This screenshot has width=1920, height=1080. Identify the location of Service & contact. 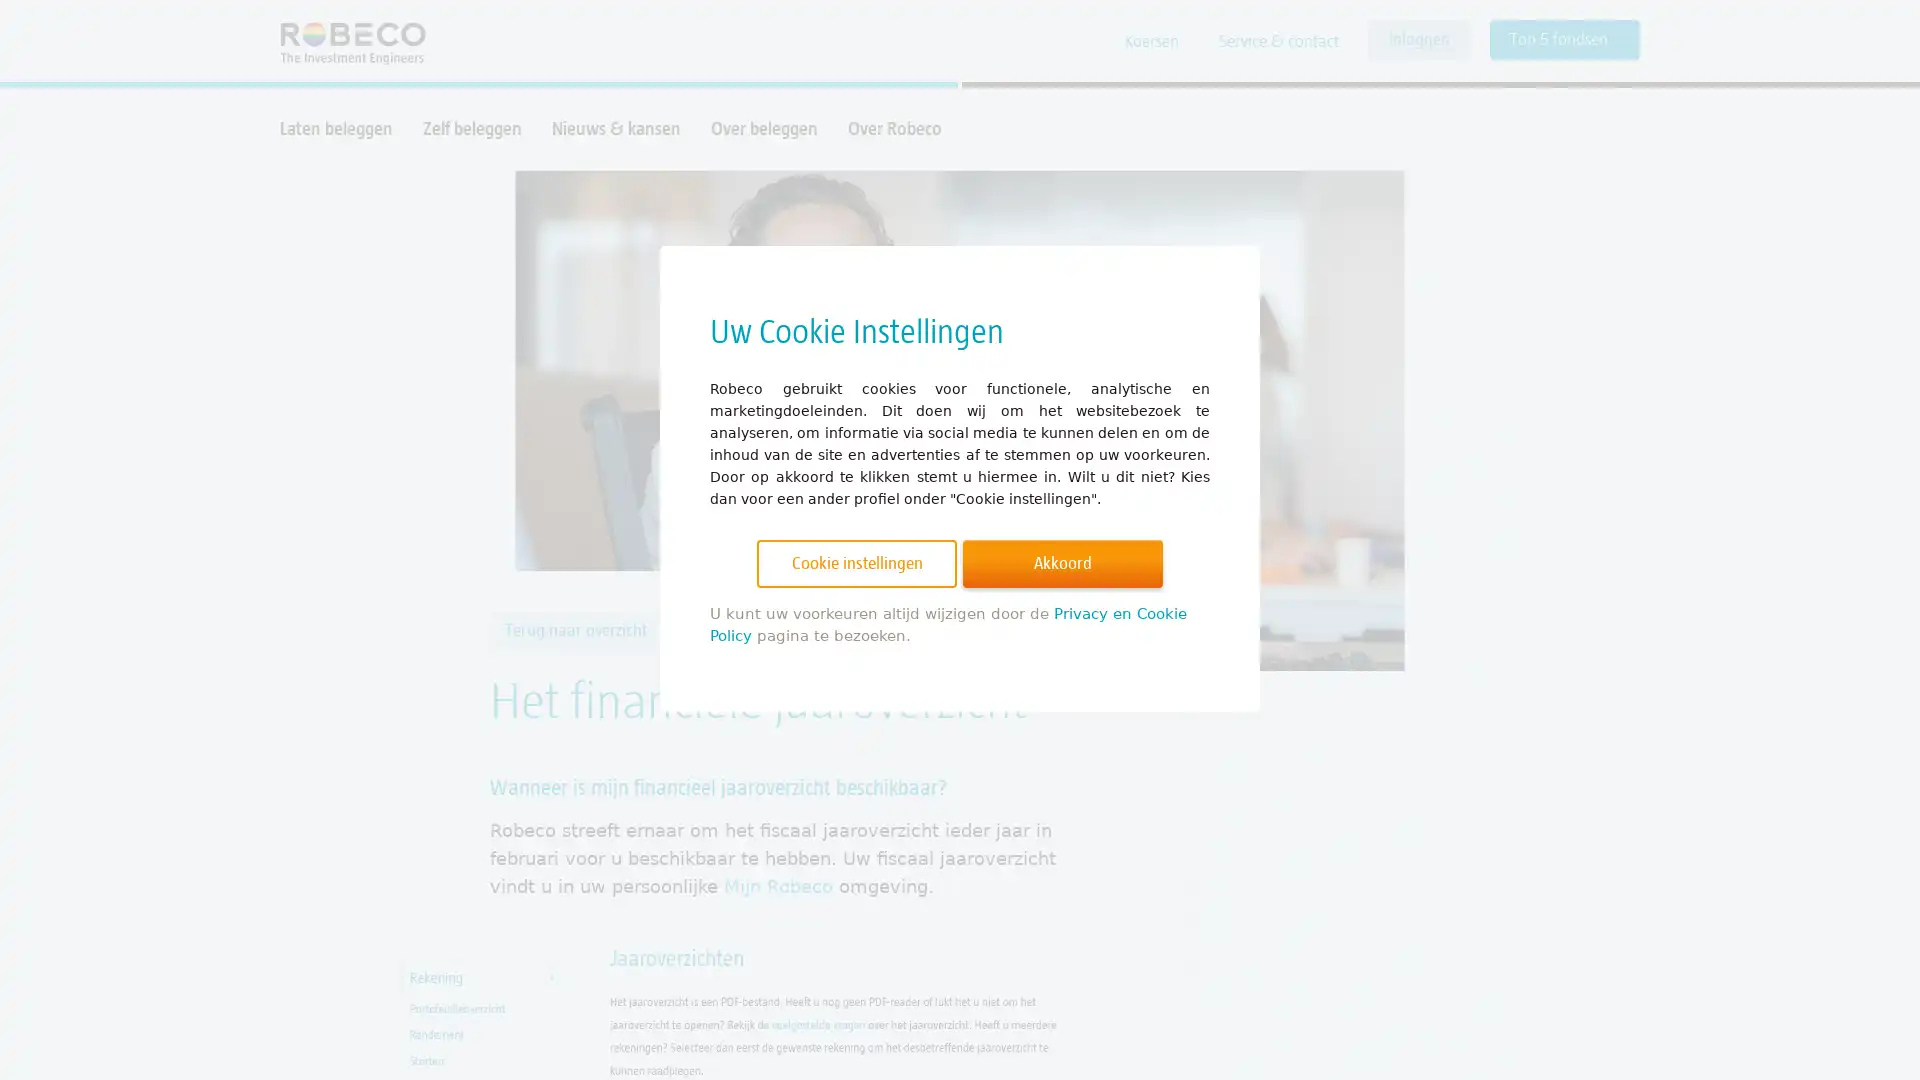
(1277, 42).